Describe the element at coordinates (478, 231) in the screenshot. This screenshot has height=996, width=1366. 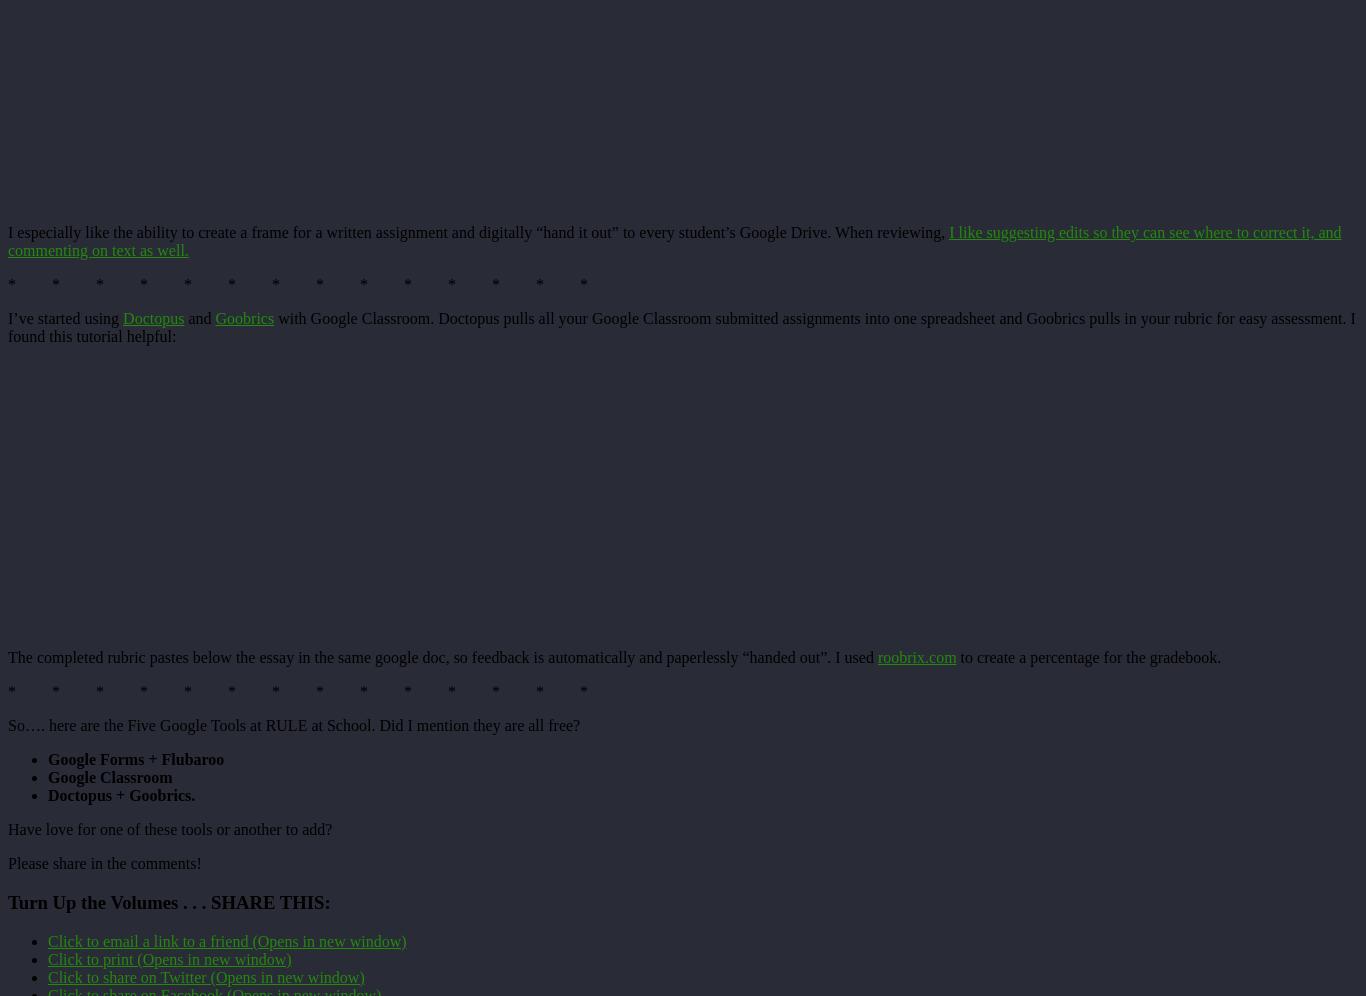
I see `'I especially like the ability to create a frame for a written assignment and digitally “hand it out” to every student’s Google Drive. When reviewing,'` at that location.